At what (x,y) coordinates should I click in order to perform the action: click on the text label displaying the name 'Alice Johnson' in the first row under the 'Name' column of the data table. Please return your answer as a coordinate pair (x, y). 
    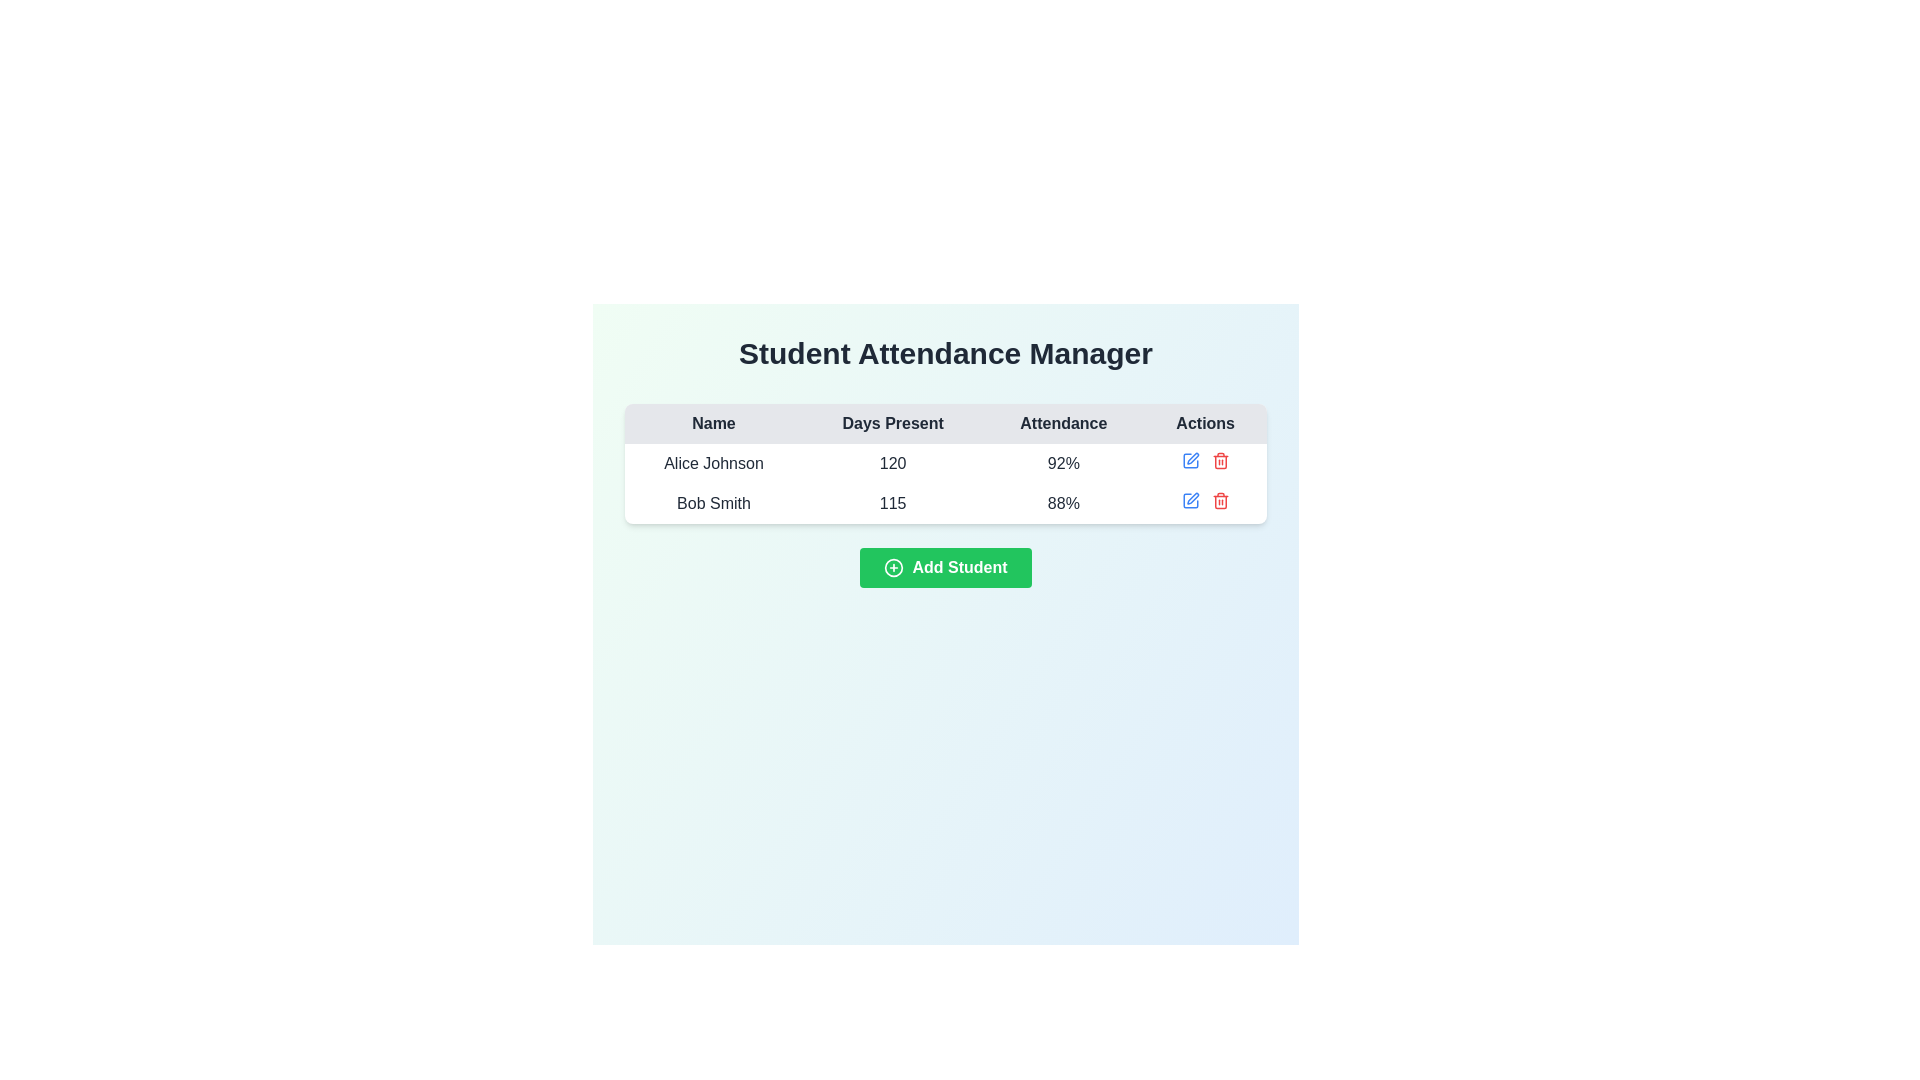
    Looking at the image, I should click on (714, 463).